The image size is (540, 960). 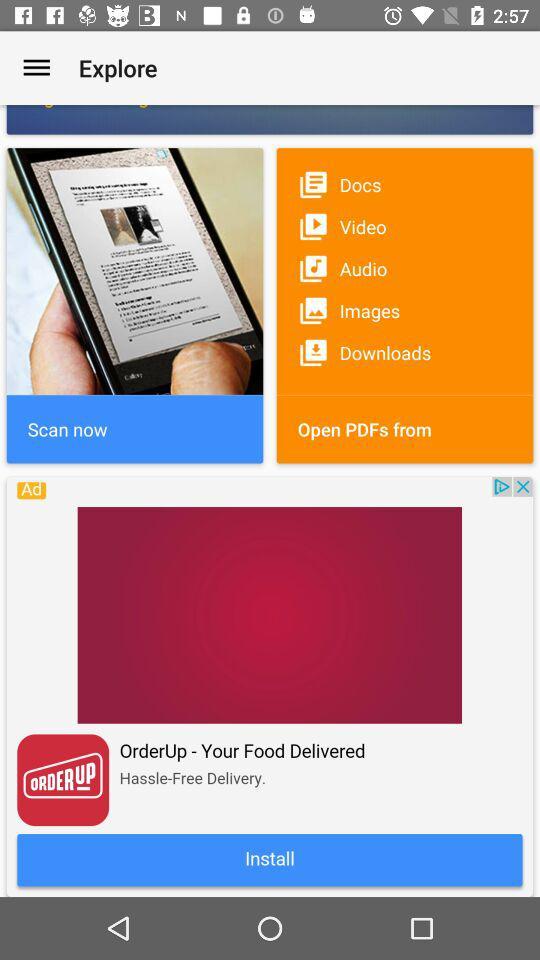 I want to click on the image which is at the top left of the page, so click(x=135, y=305).